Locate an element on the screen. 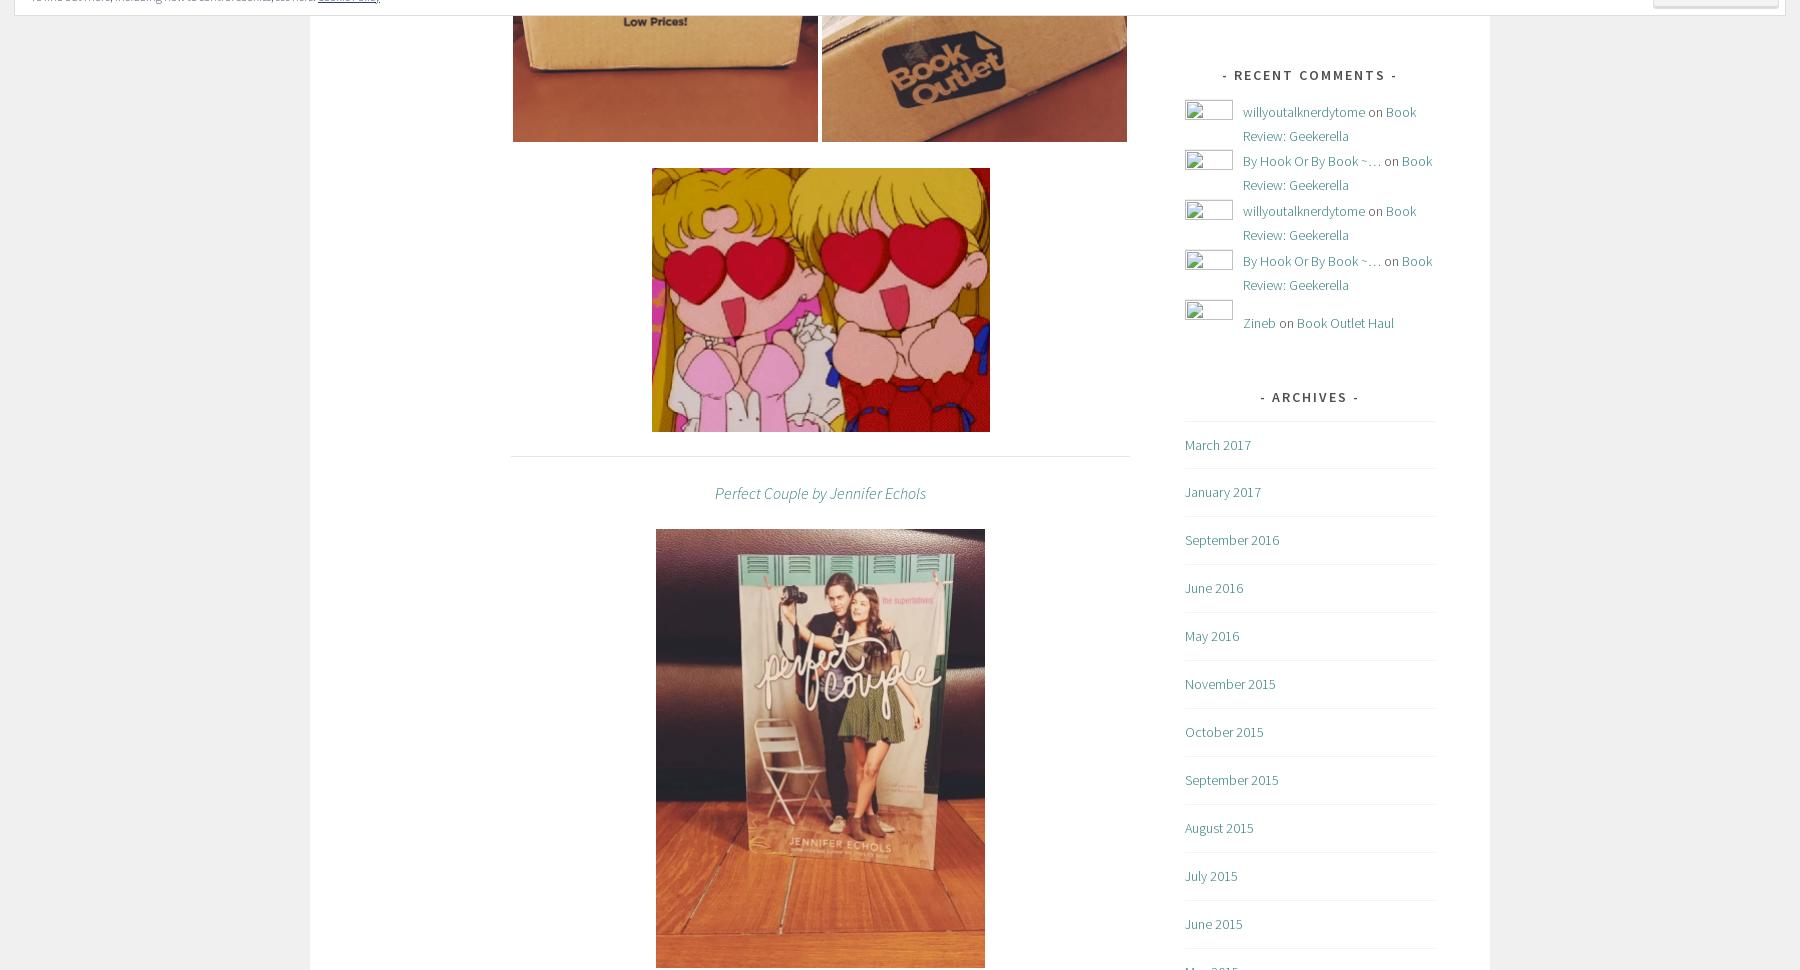  'September 2015' is located at coordinates (1230, 779).